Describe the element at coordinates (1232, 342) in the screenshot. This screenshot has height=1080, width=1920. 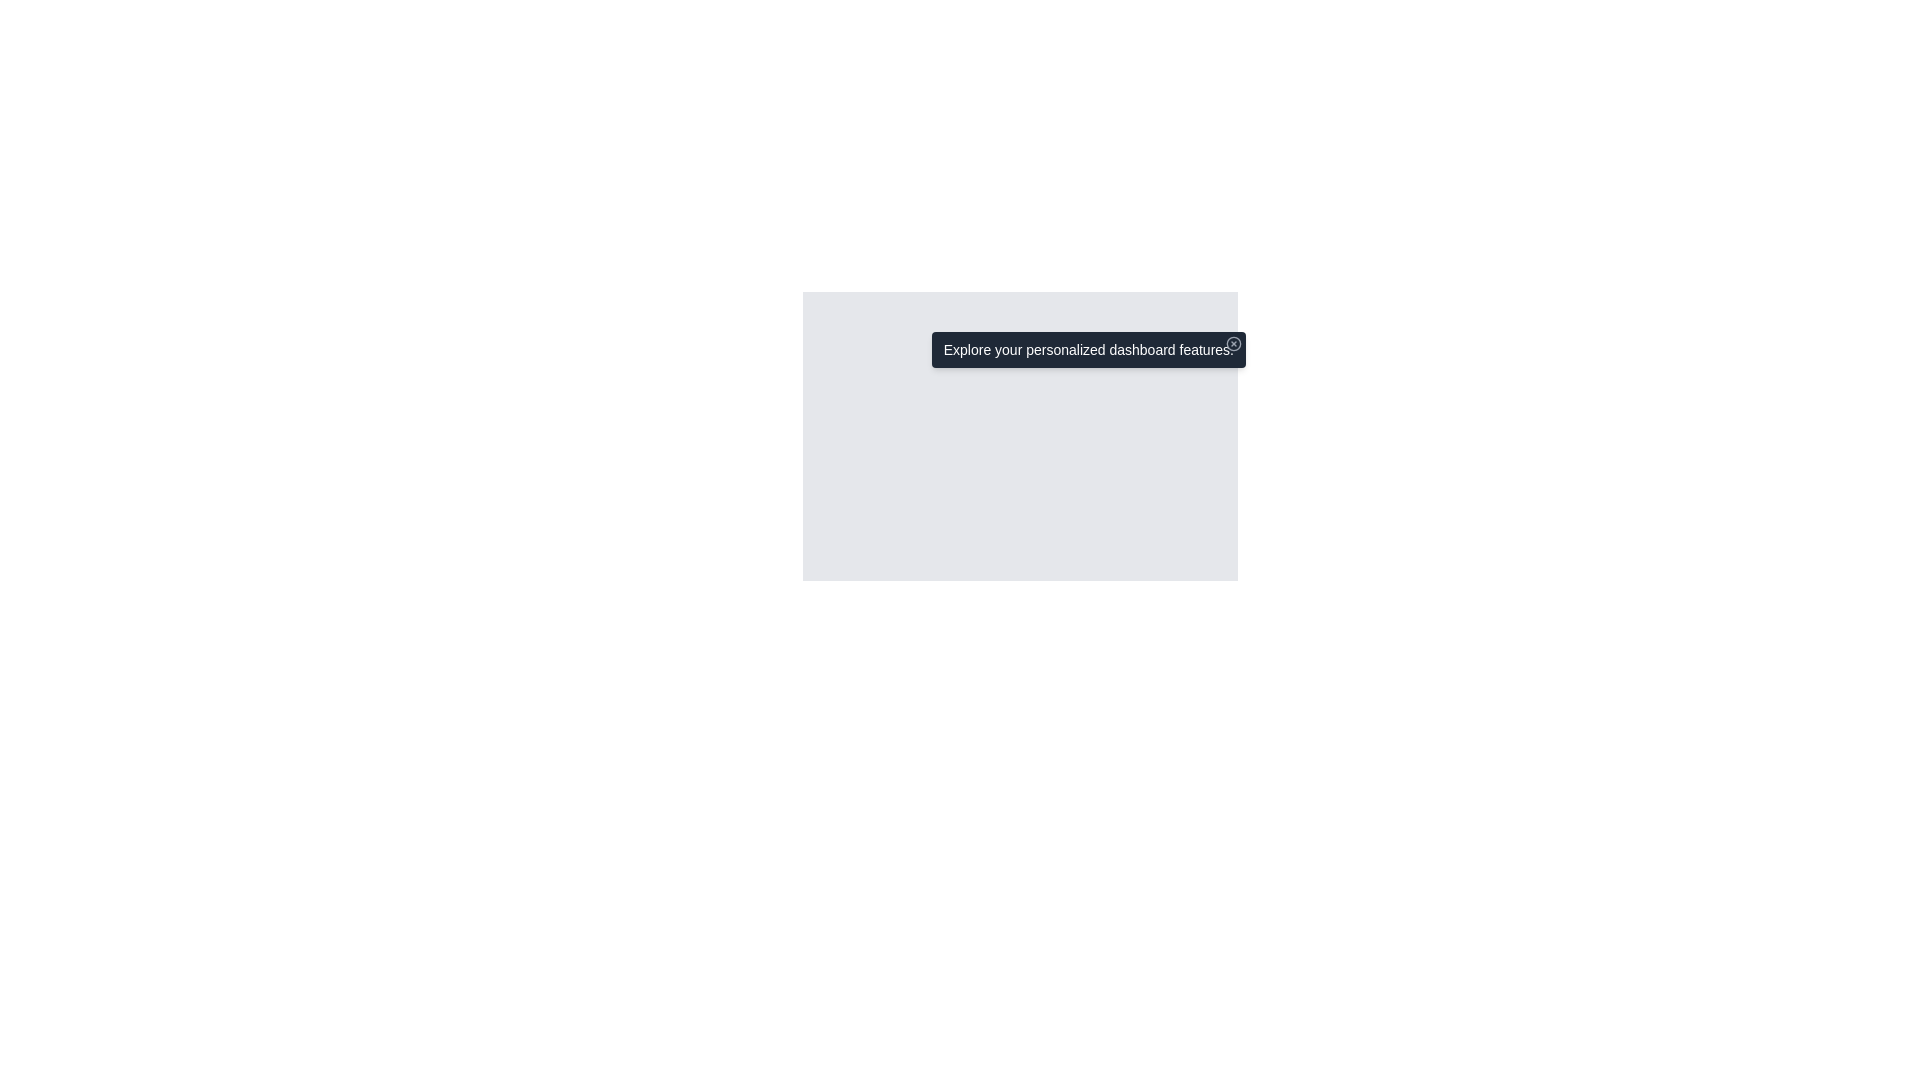
I see `the Circle graphic that serves as part of a close or cancel button in the top-right corner of the notification tooltip` at that location.